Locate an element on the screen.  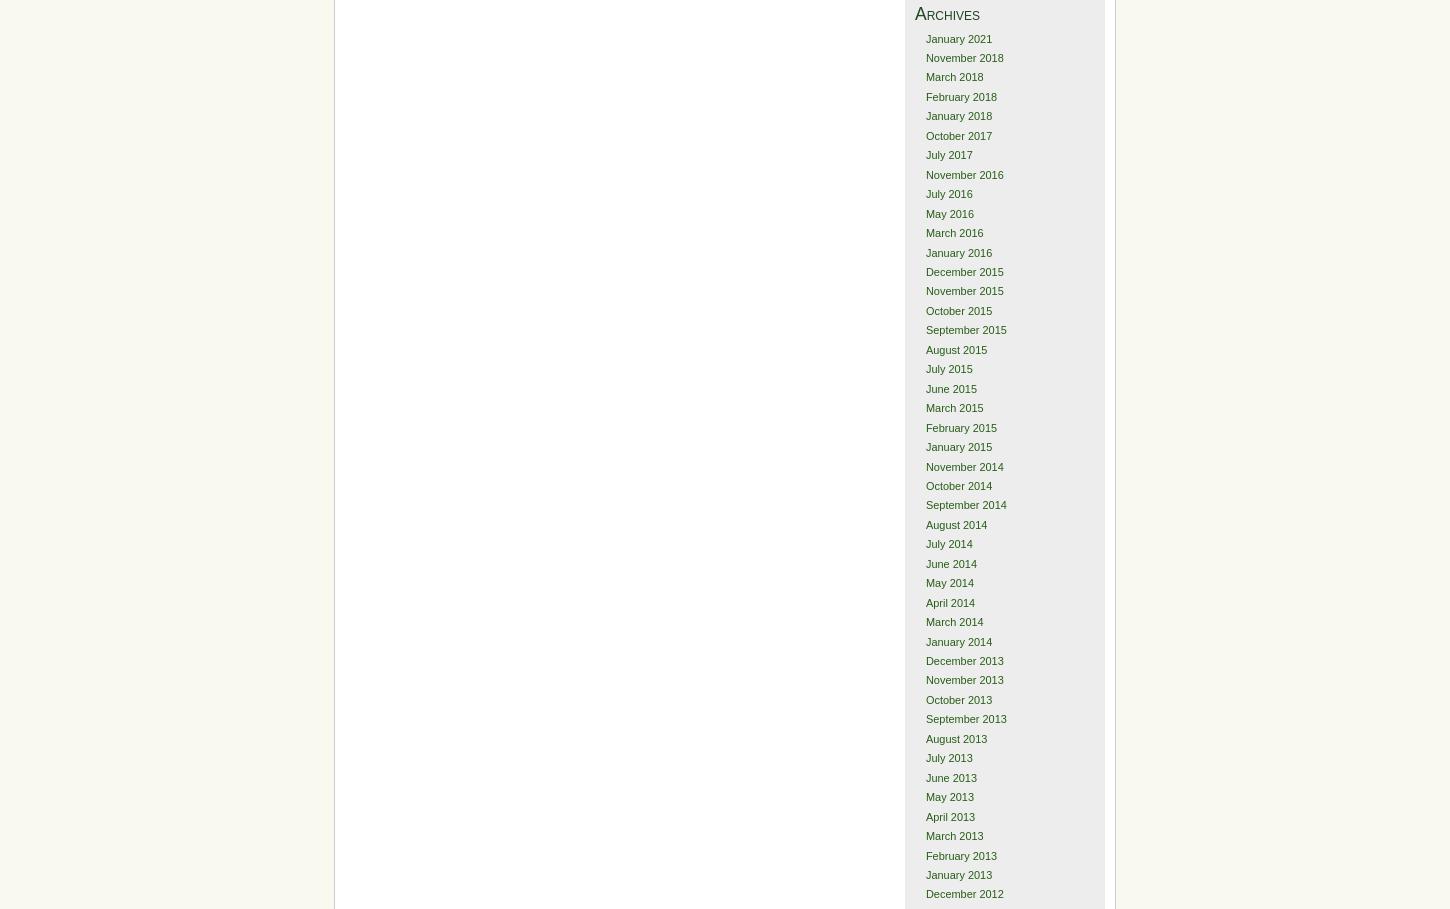
'November 2018' is located at coordinates (962, 56).